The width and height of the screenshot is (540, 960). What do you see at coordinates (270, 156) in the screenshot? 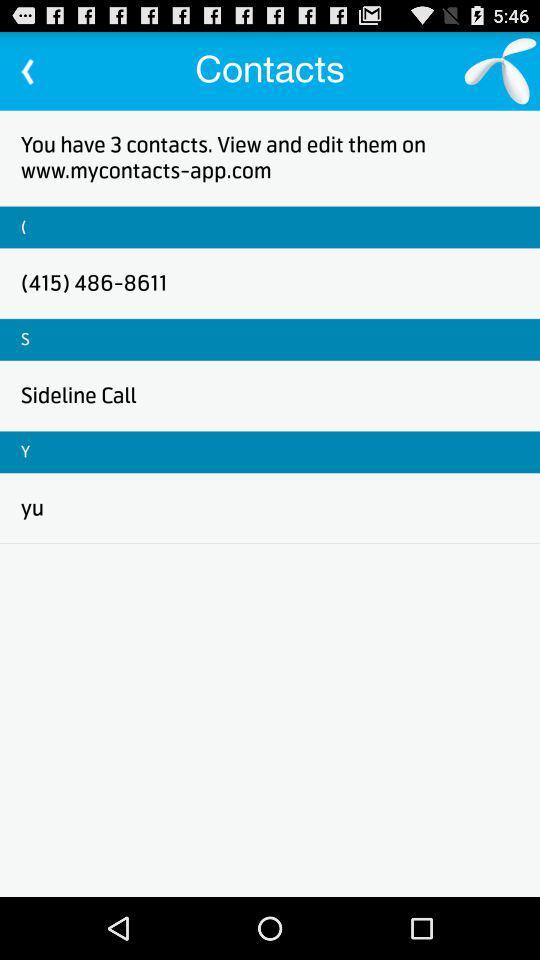
I see `you have 3 item` at bounding box center [270, 156].